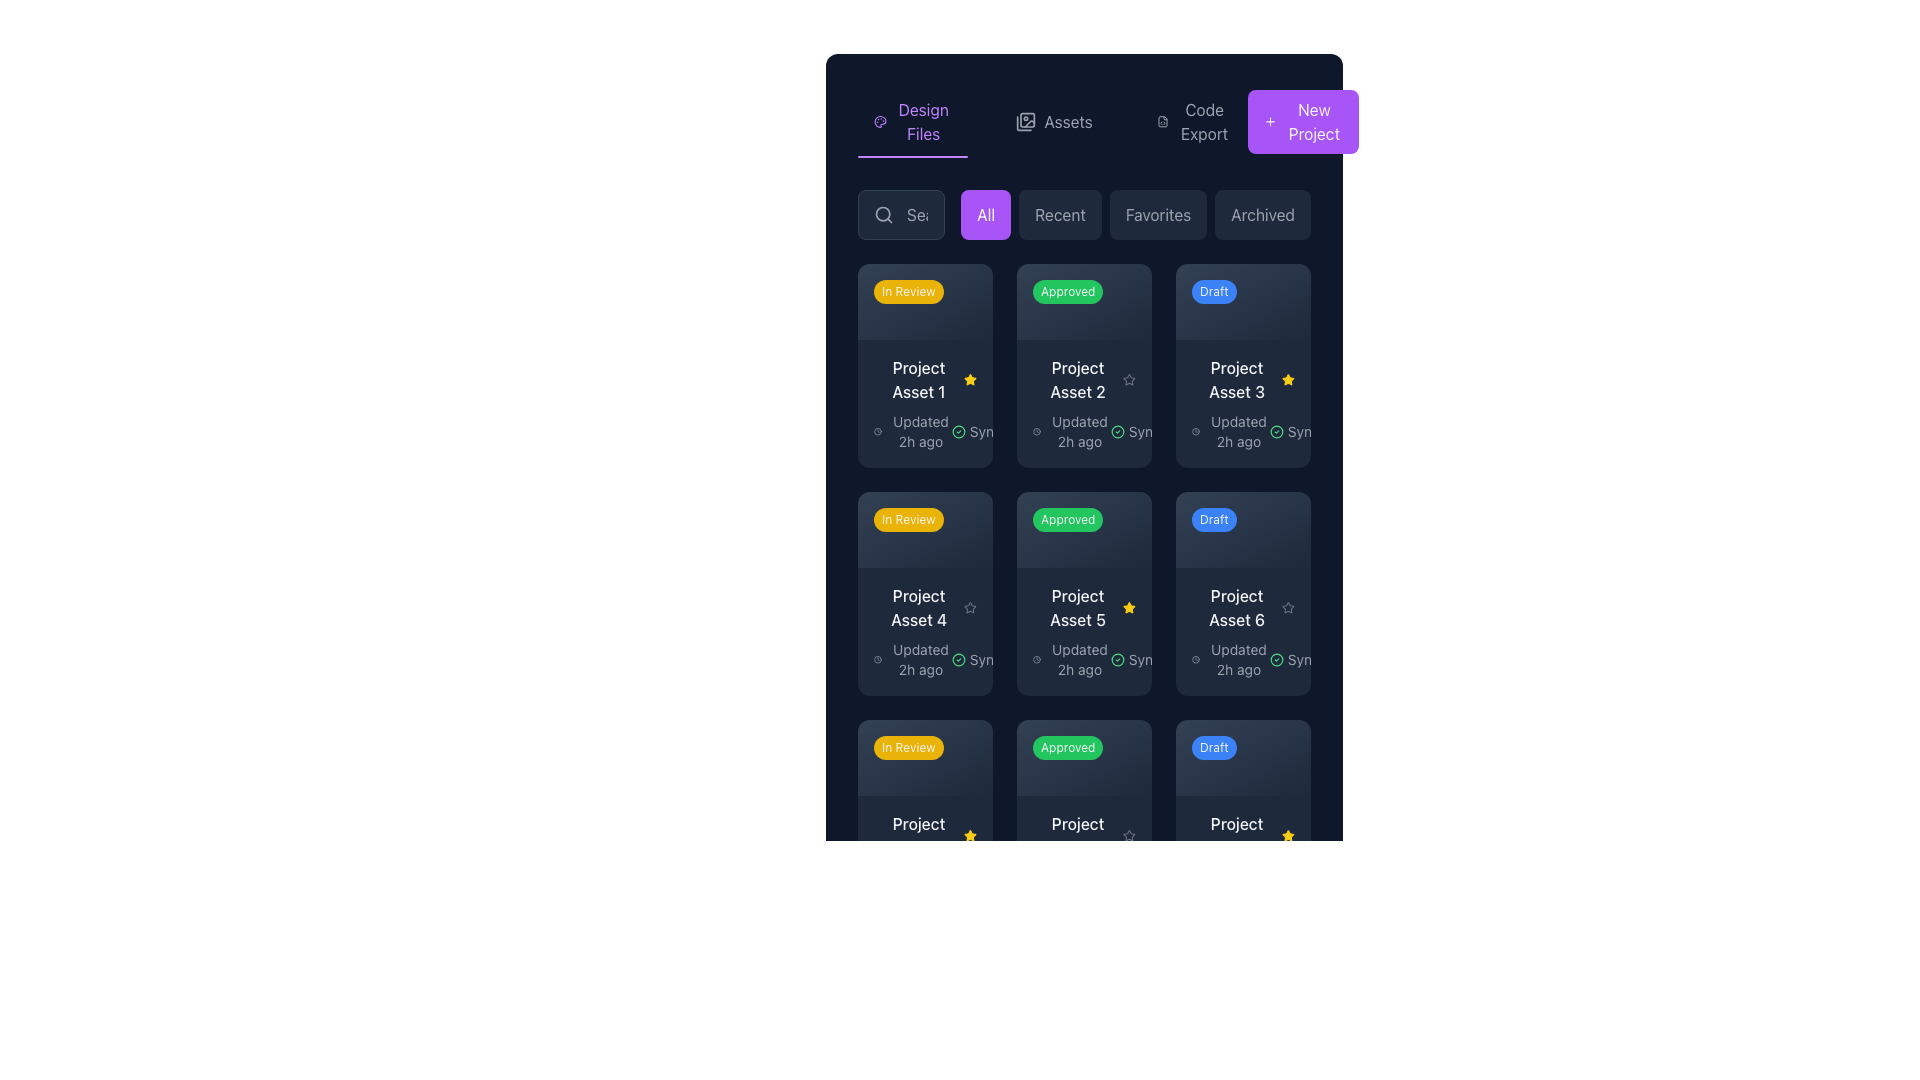 This screenshot has height=1080, width=1920. I want to click on the text label 'Updated 2h ago' with the accompanying clock icon, located in the bottom-left region of the card labeled 'Project Asset 1', so click(911, 430).